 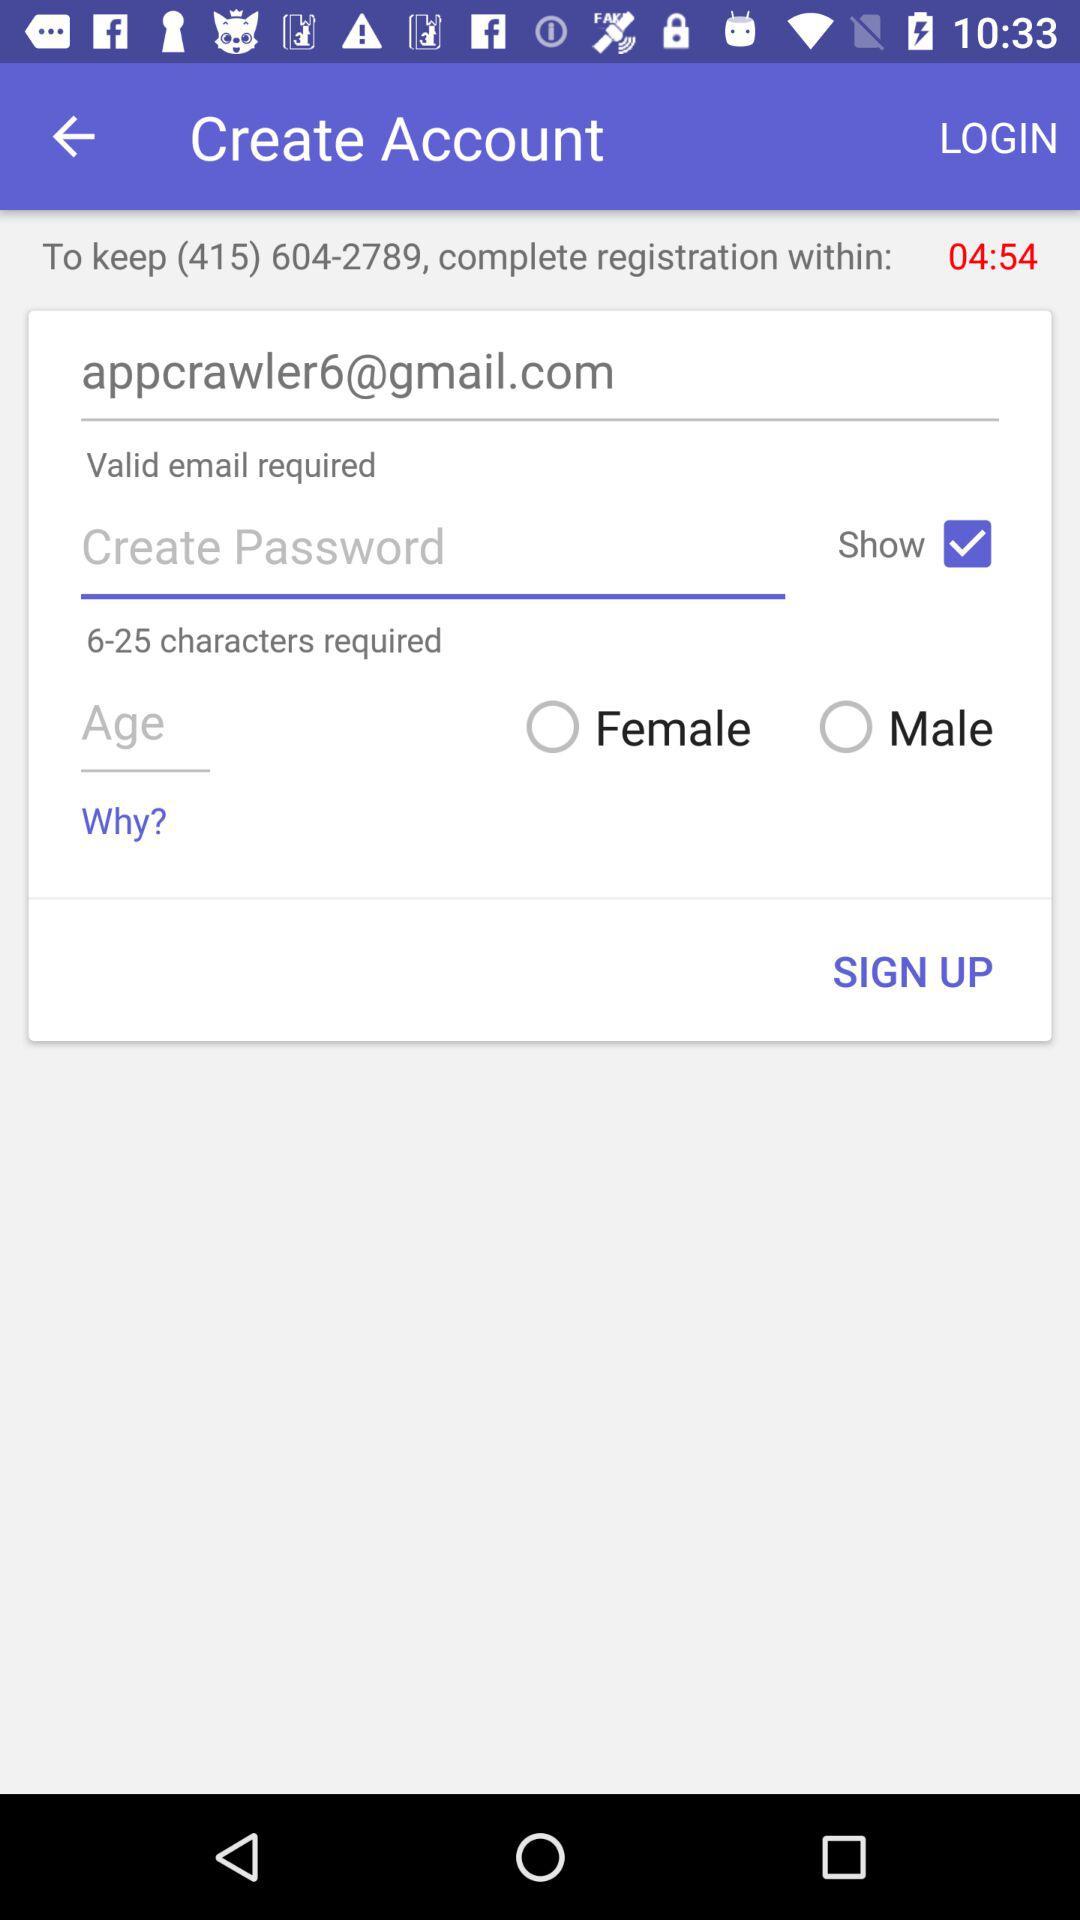 I want to click on item to the right of the show icon, so click(x=966, y=543).